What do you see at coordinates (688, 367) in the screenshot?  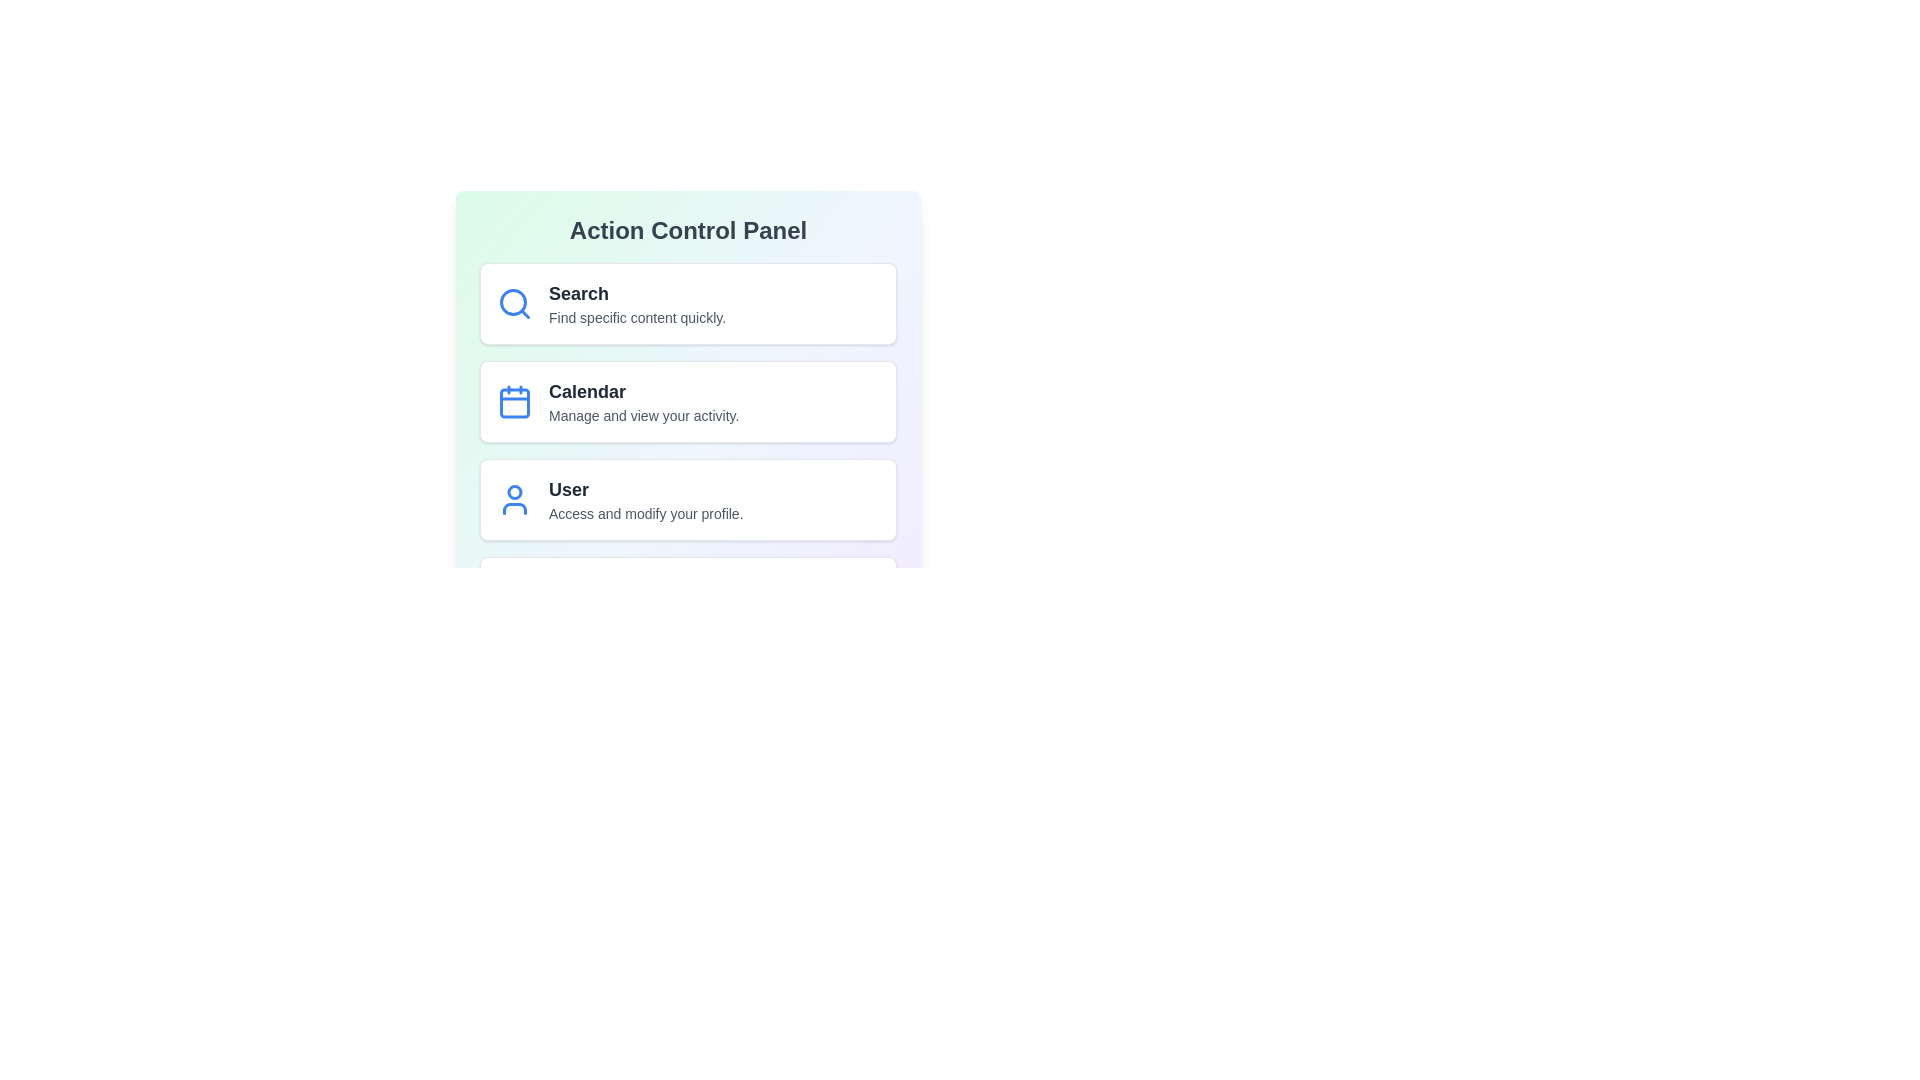 I see `the second card in the vertically stacked list of options within the 'Action Control Panel'` at bounding box center [688, 367].